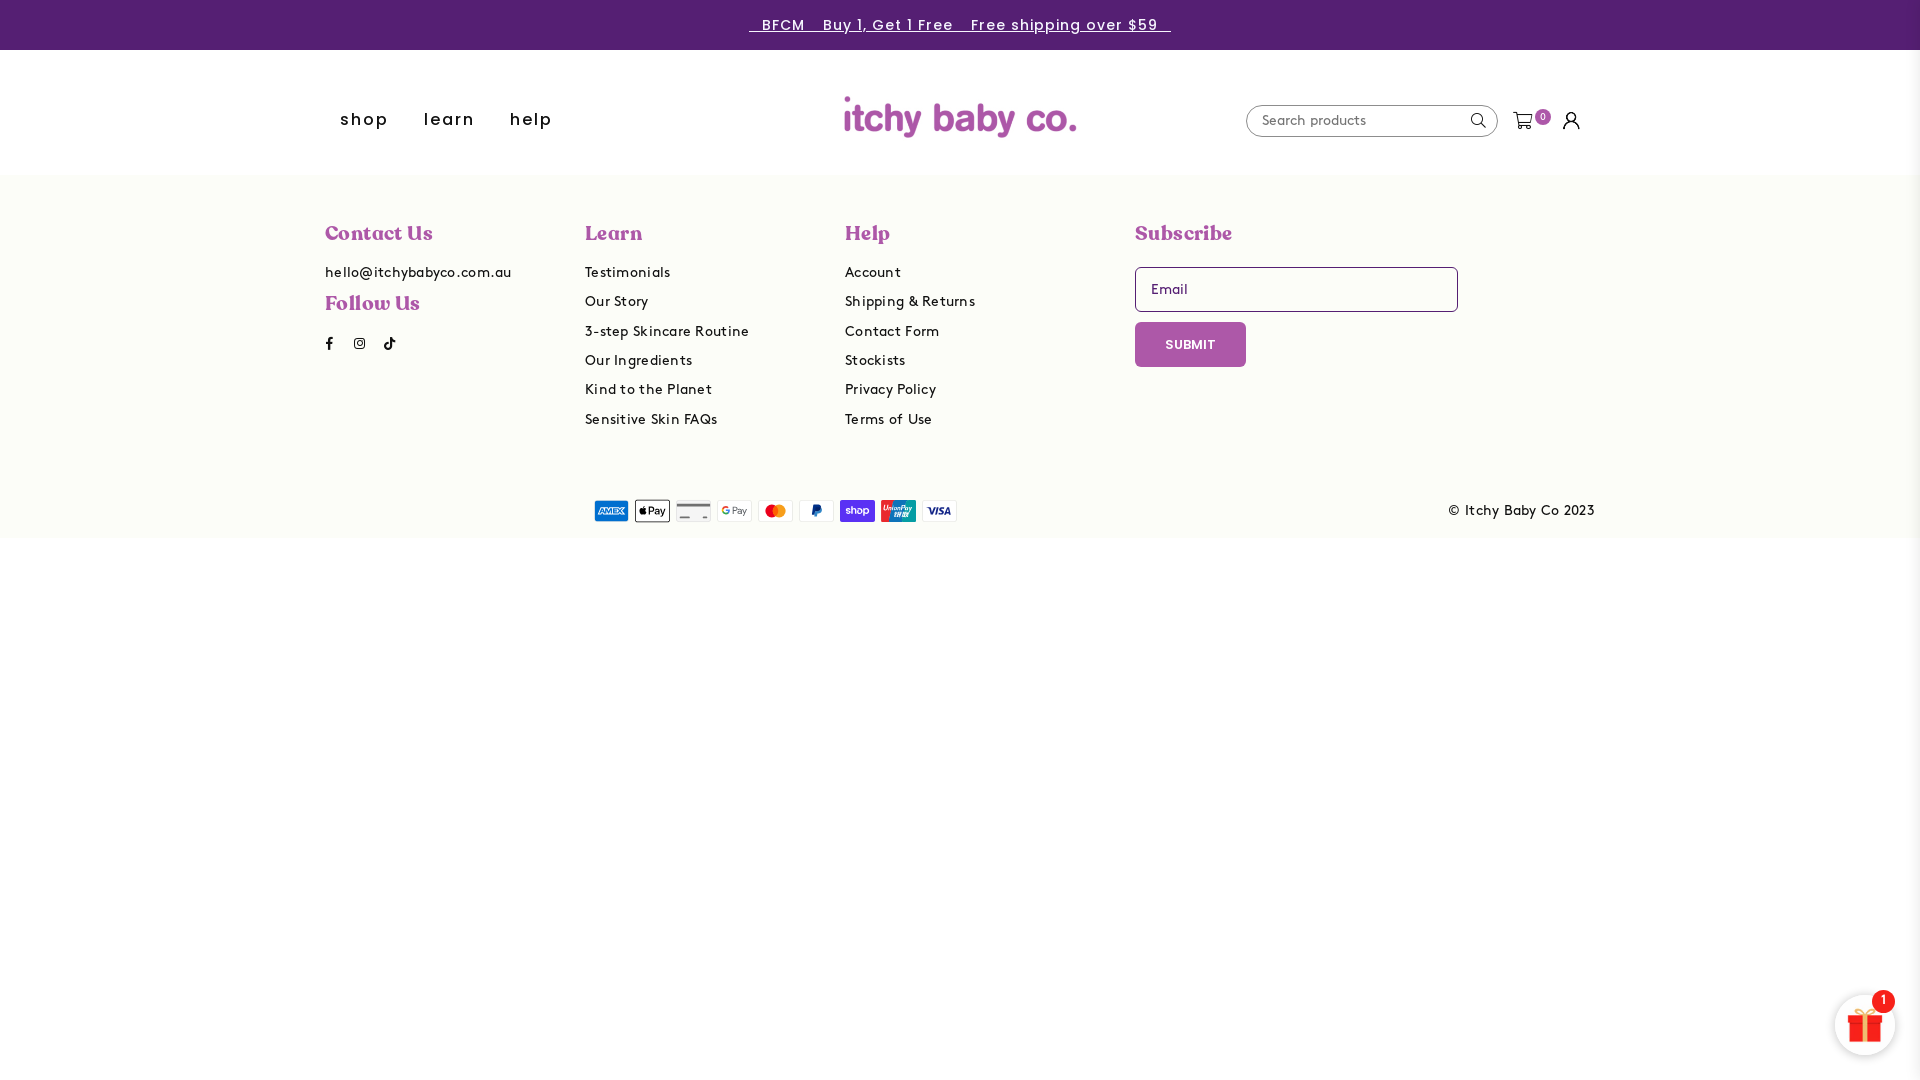 Image resolution: width=1920 pixels, height=1080 pixels. What do you see at coordinates (651, 418) in the screenshot?
I see `'Sensitive Skin FAQs'` at bounding box center [651, 418].